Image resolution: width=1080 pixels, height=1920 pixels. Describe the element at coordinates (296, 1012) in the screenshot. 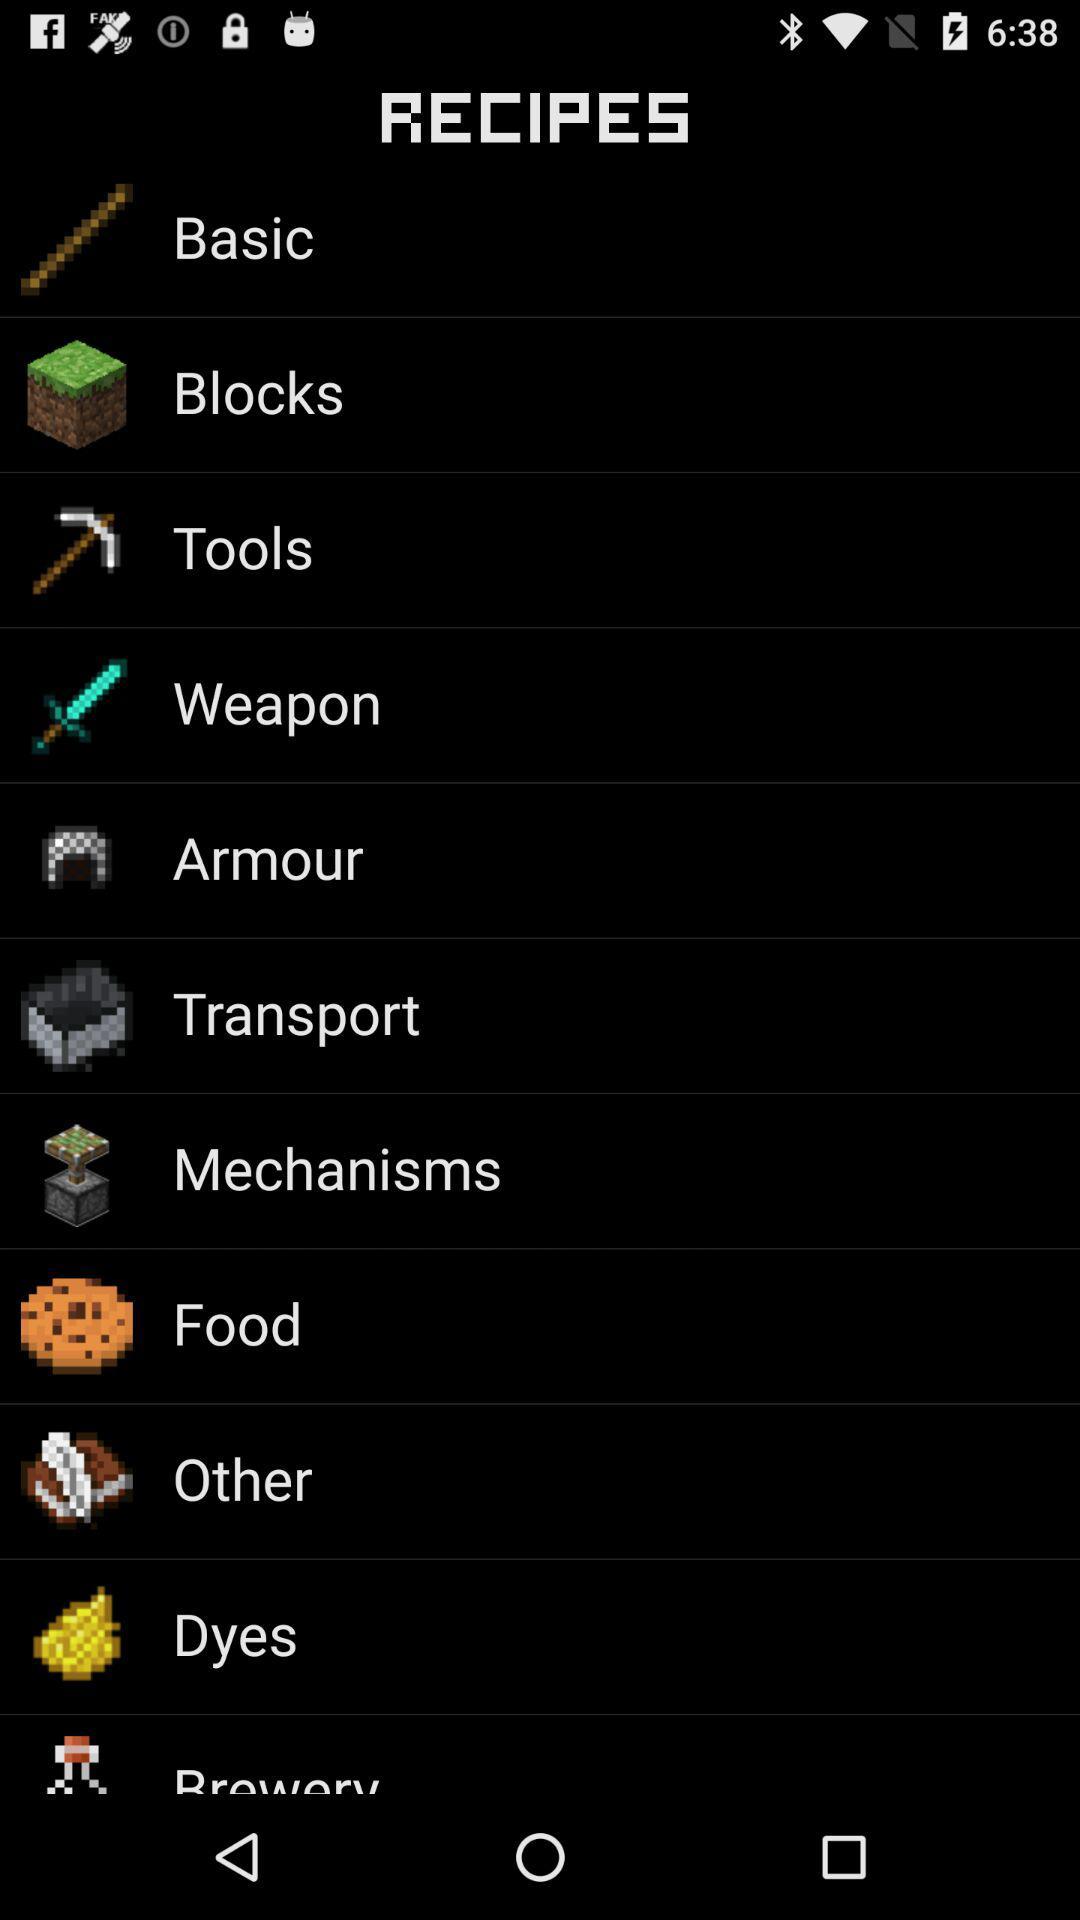

I see `app below the armour item` at that location.